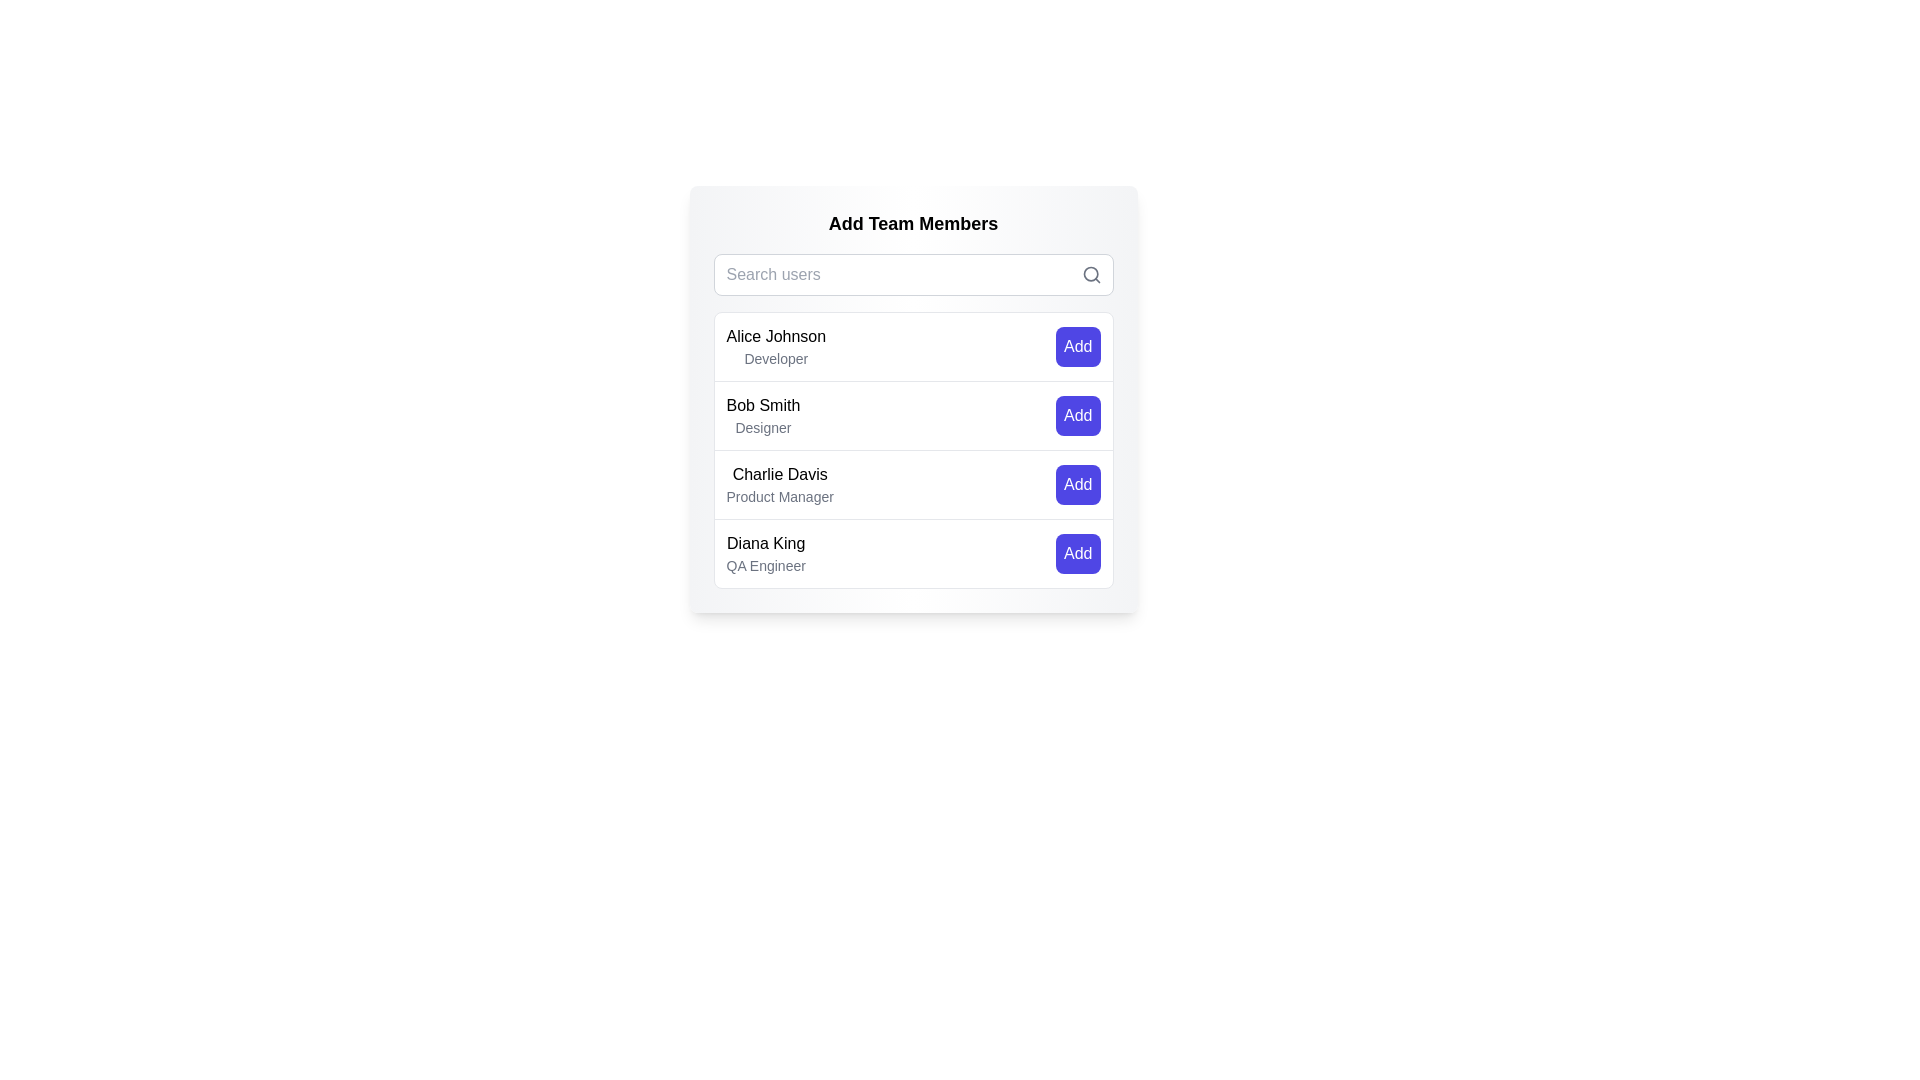  I want to click on text label providing contextual information about the team member 'Charlie Davis', located below the name in the centralized modal dialog box titled 'Add Team Members', so click(779, 496).